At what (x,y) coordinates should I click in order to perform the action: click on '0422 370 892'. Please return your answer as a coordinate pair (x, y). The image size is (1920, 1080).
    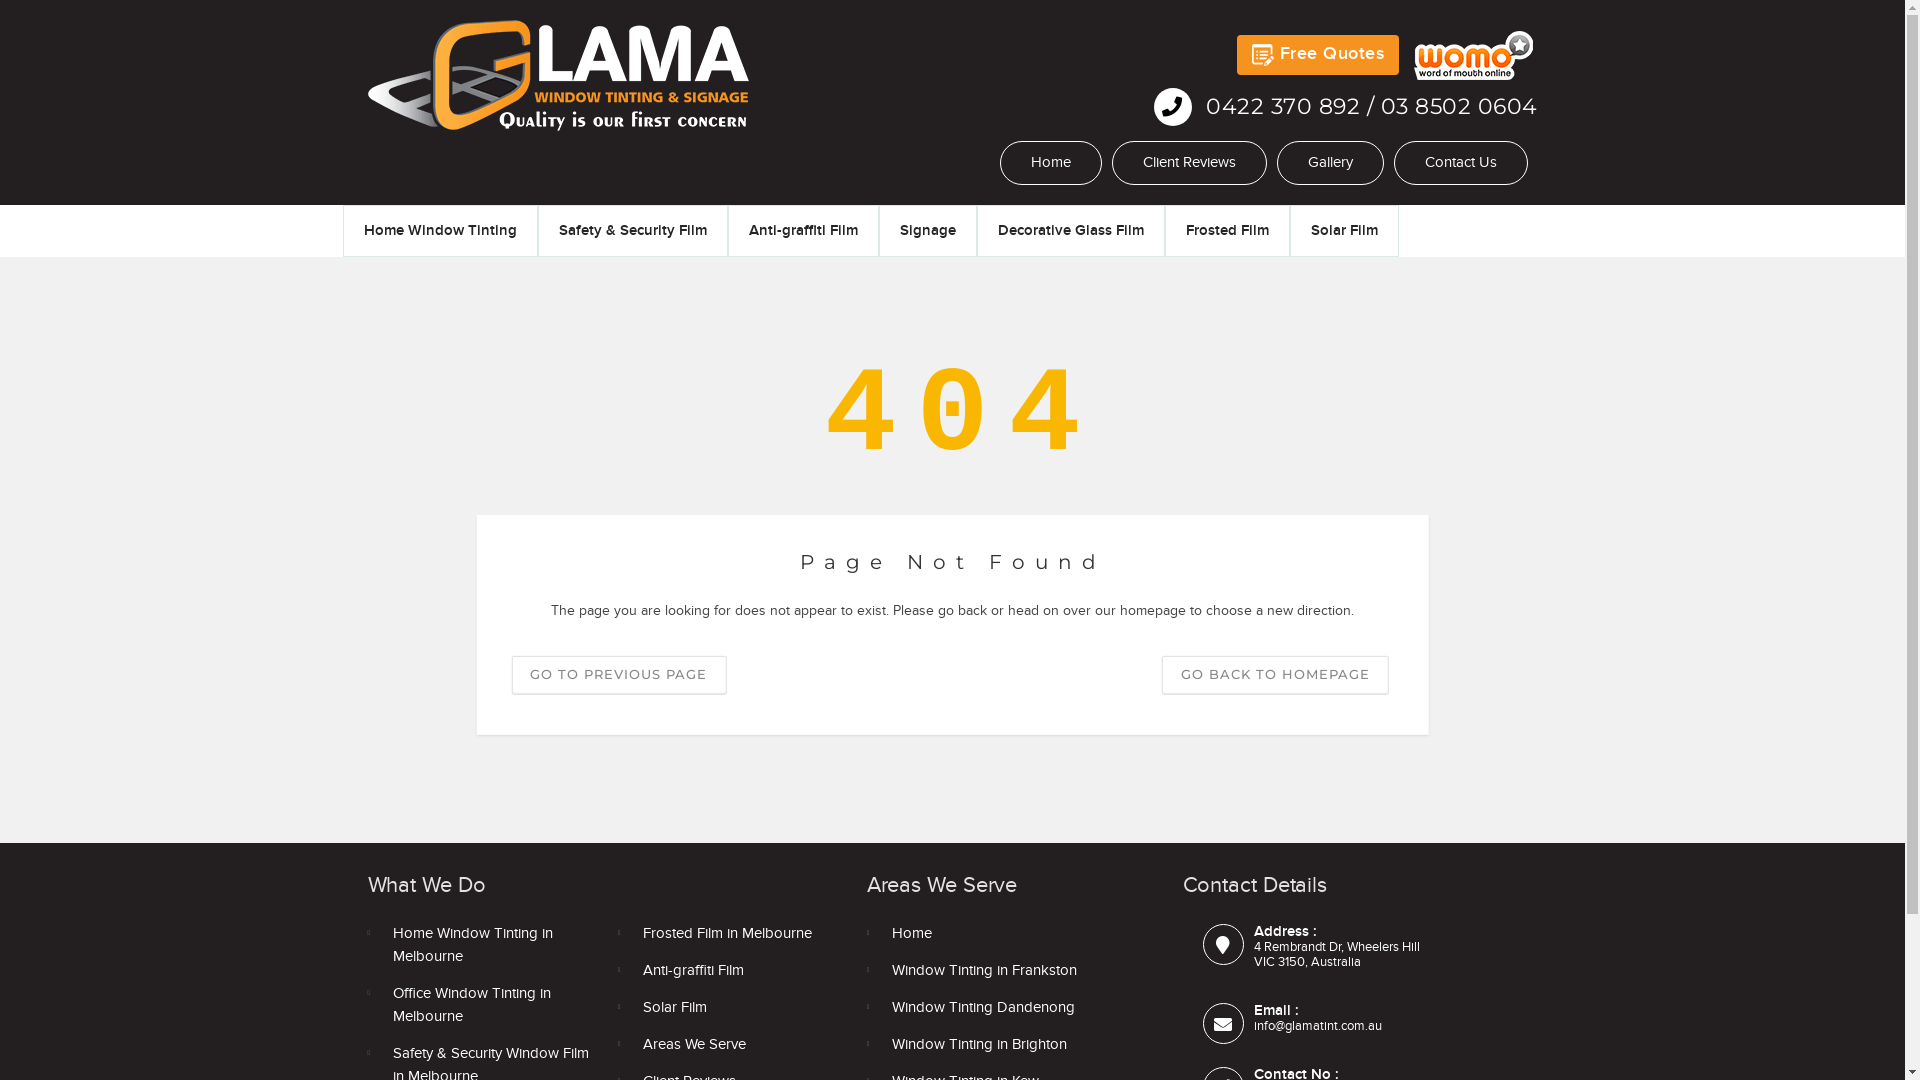
    Looking at the image, I should click on (1286, 106).